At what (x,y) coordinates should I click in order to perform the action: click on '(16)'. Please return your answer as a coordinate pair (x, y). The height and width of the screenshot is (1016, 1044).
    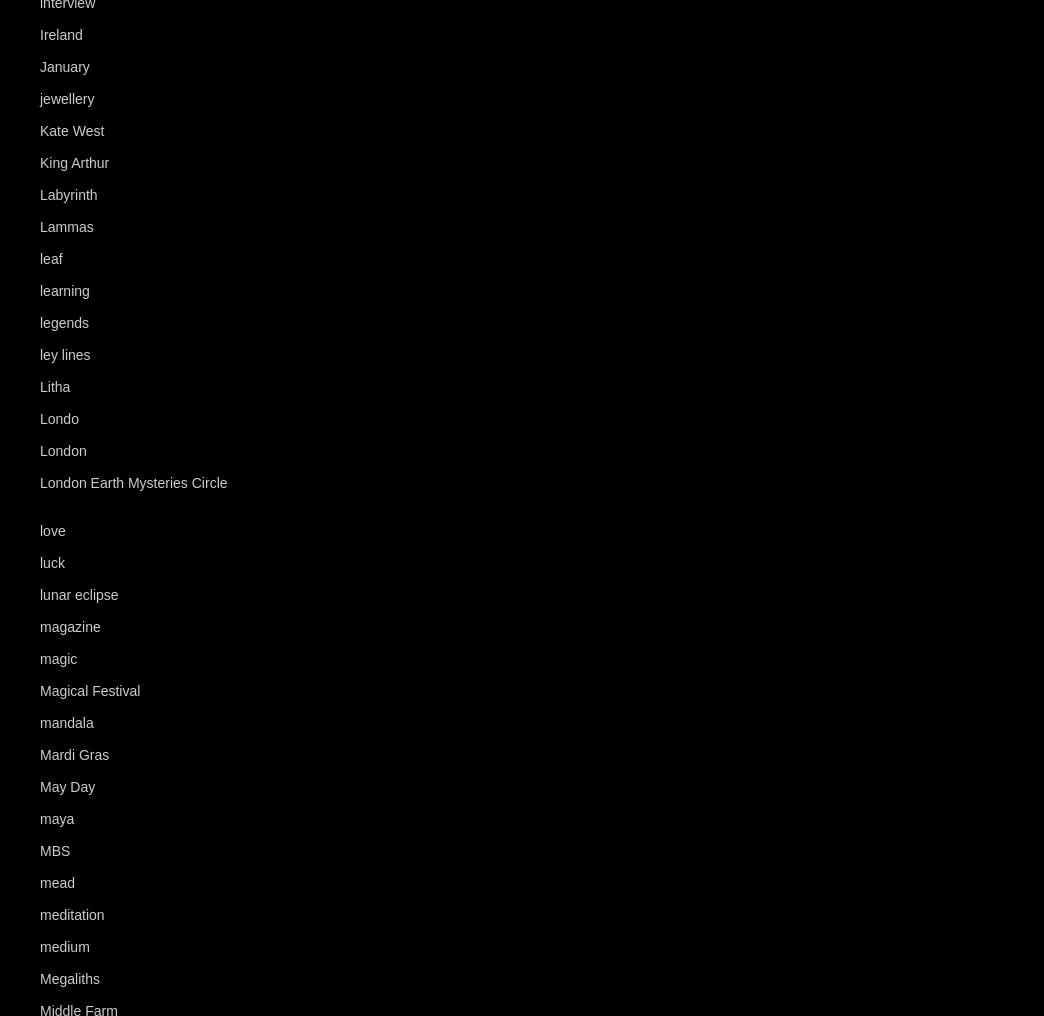
    Looking at the image, I should click on (110, 98).